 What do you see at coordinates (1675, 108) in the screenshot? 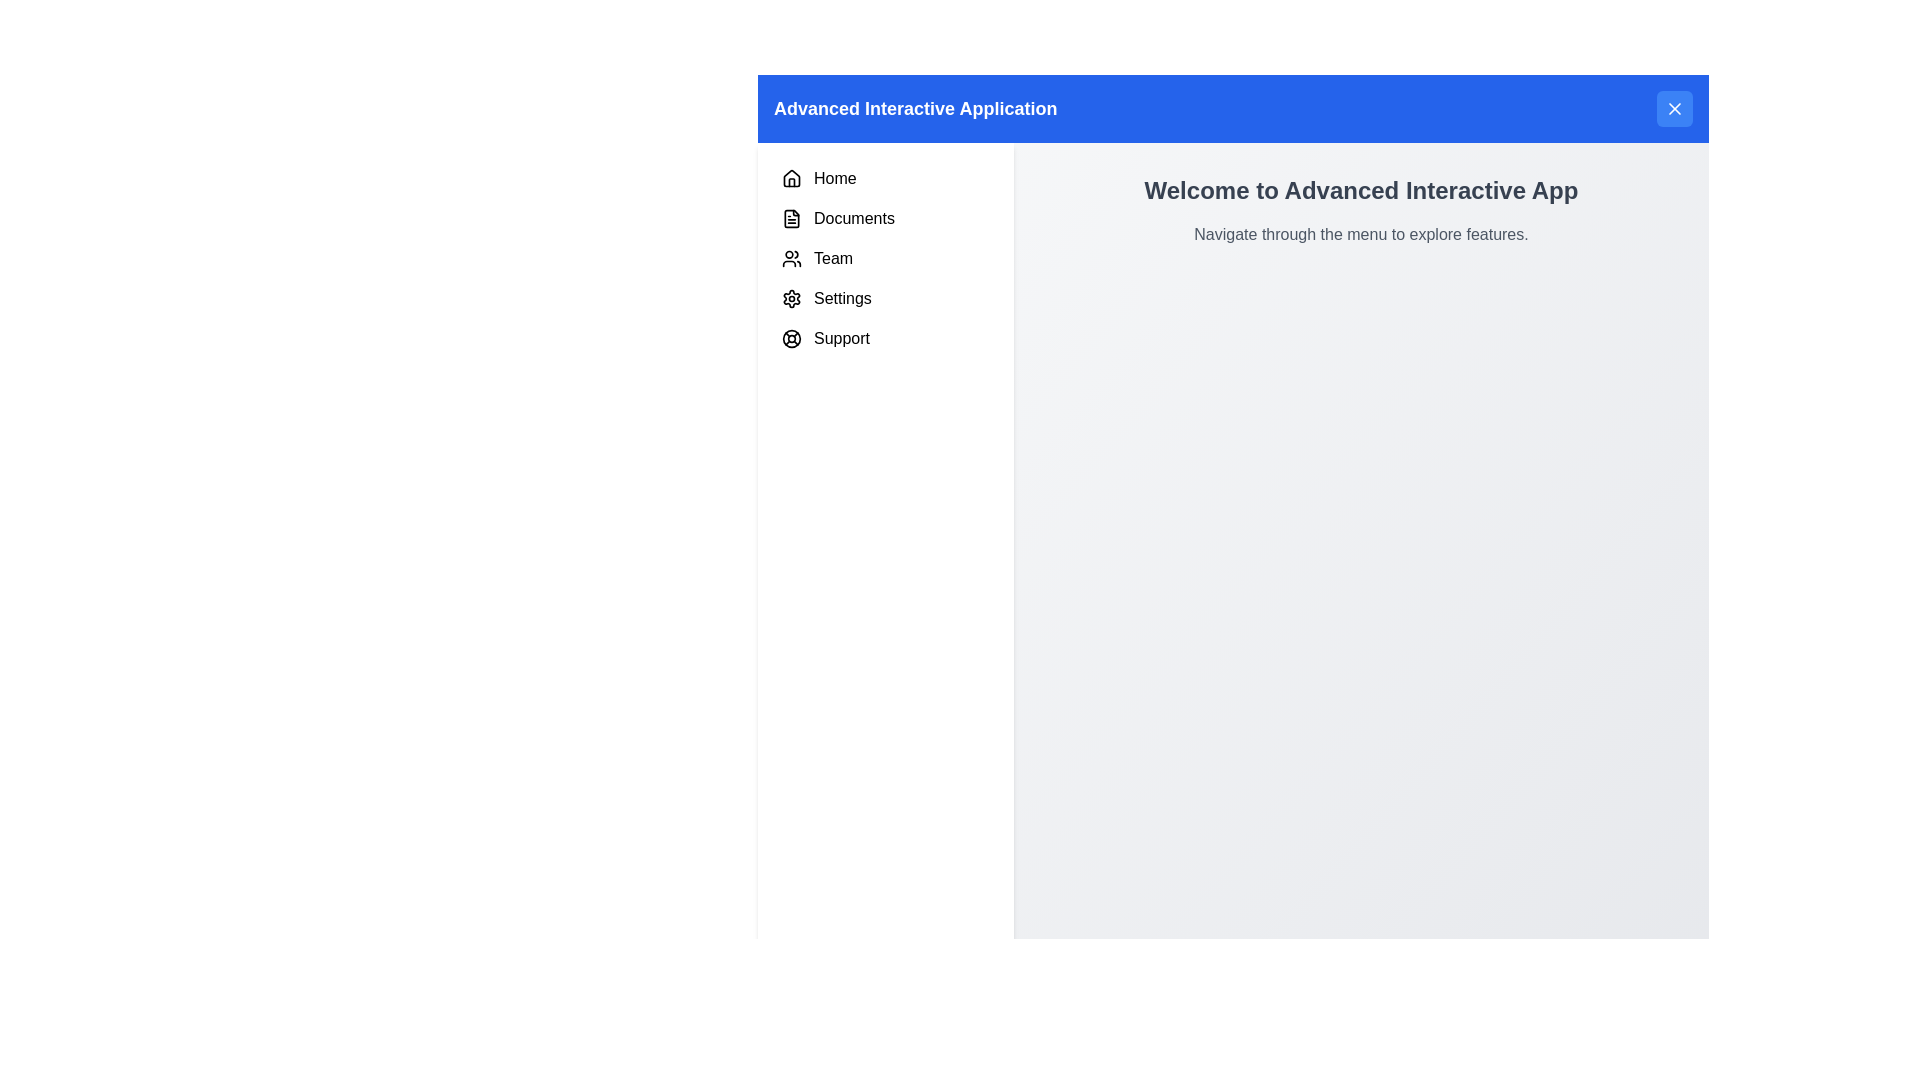
I see `the close button (icon button) located in the top-right corner of the blue header bar labeled 'Advanced Interactive Application'` at bounding box center [1675, 108].